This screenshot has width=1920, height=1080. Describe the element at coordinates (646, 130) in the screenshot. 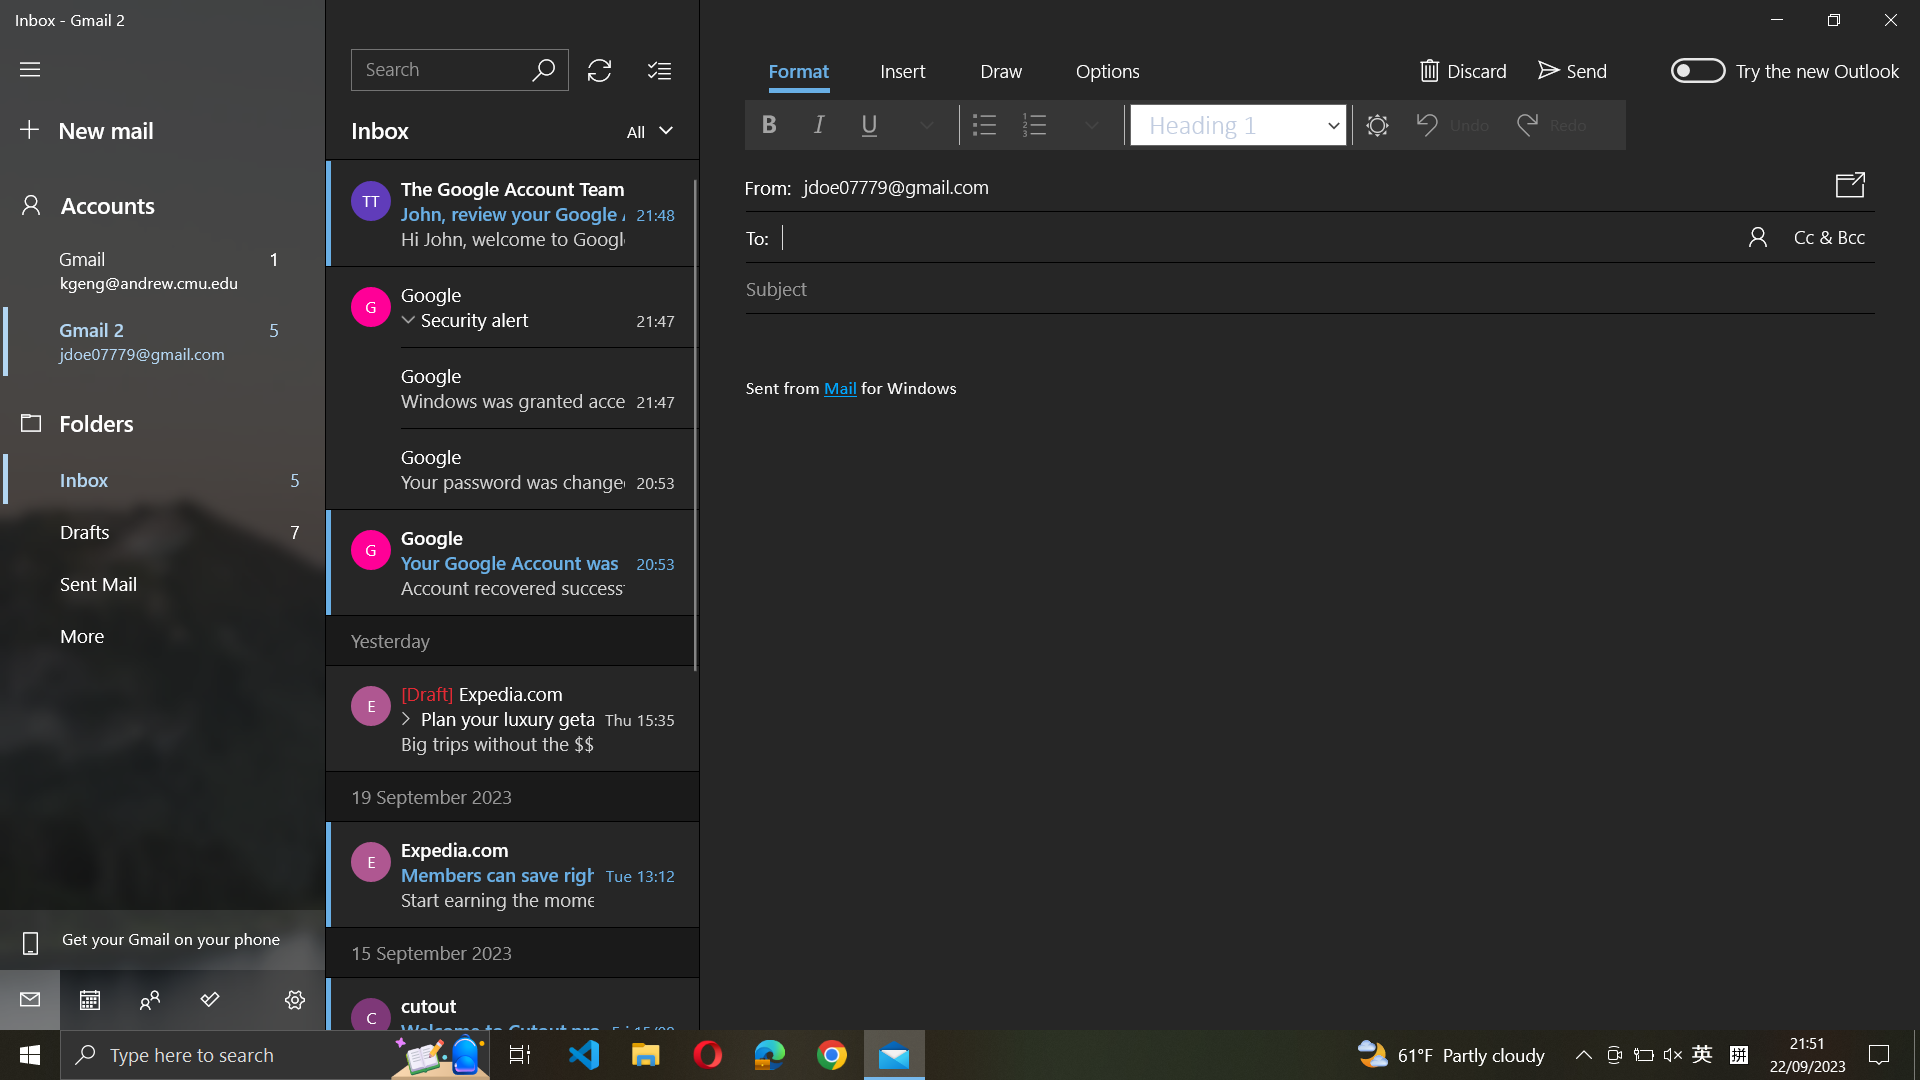

I see `View emails from "kgeng@andrew.cmu.edu` at that location.